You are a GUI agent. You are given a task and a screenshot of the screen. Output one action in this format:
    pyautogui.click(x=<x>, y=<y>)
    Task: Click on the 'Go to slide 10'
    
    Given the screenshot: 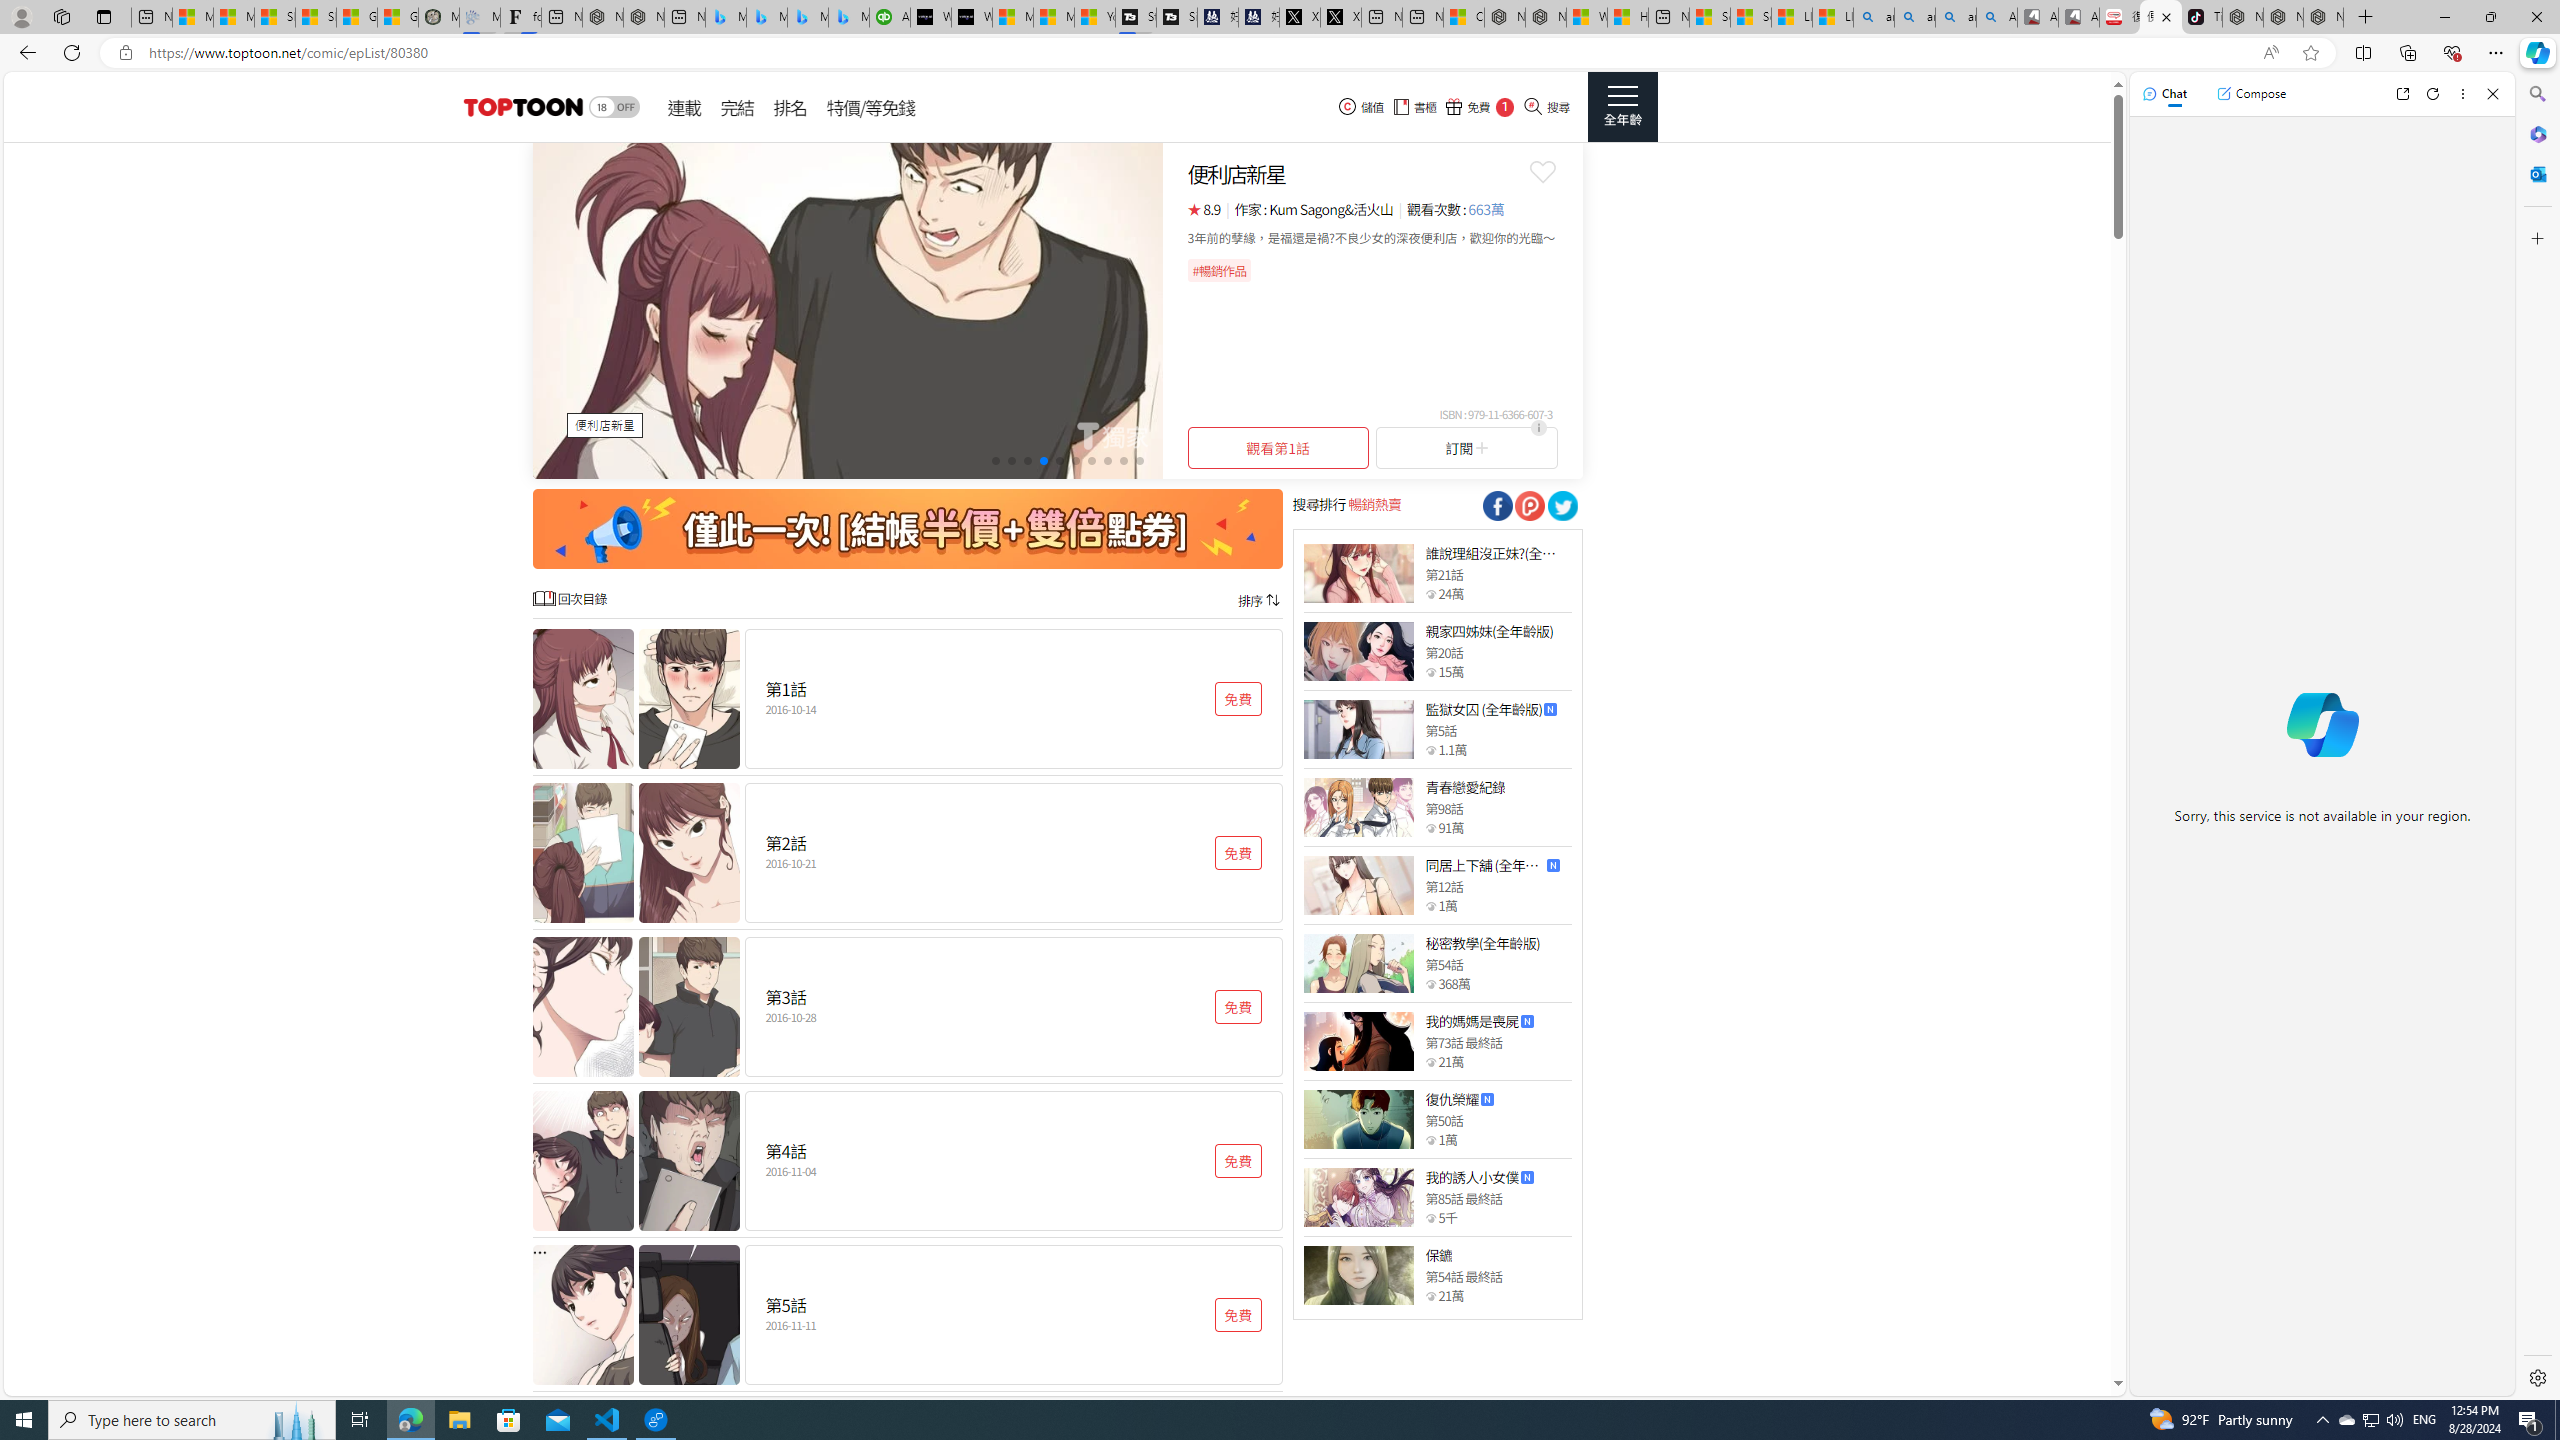 What is the action you would take?
    pyautogui.click(x=1138, y=459)
    